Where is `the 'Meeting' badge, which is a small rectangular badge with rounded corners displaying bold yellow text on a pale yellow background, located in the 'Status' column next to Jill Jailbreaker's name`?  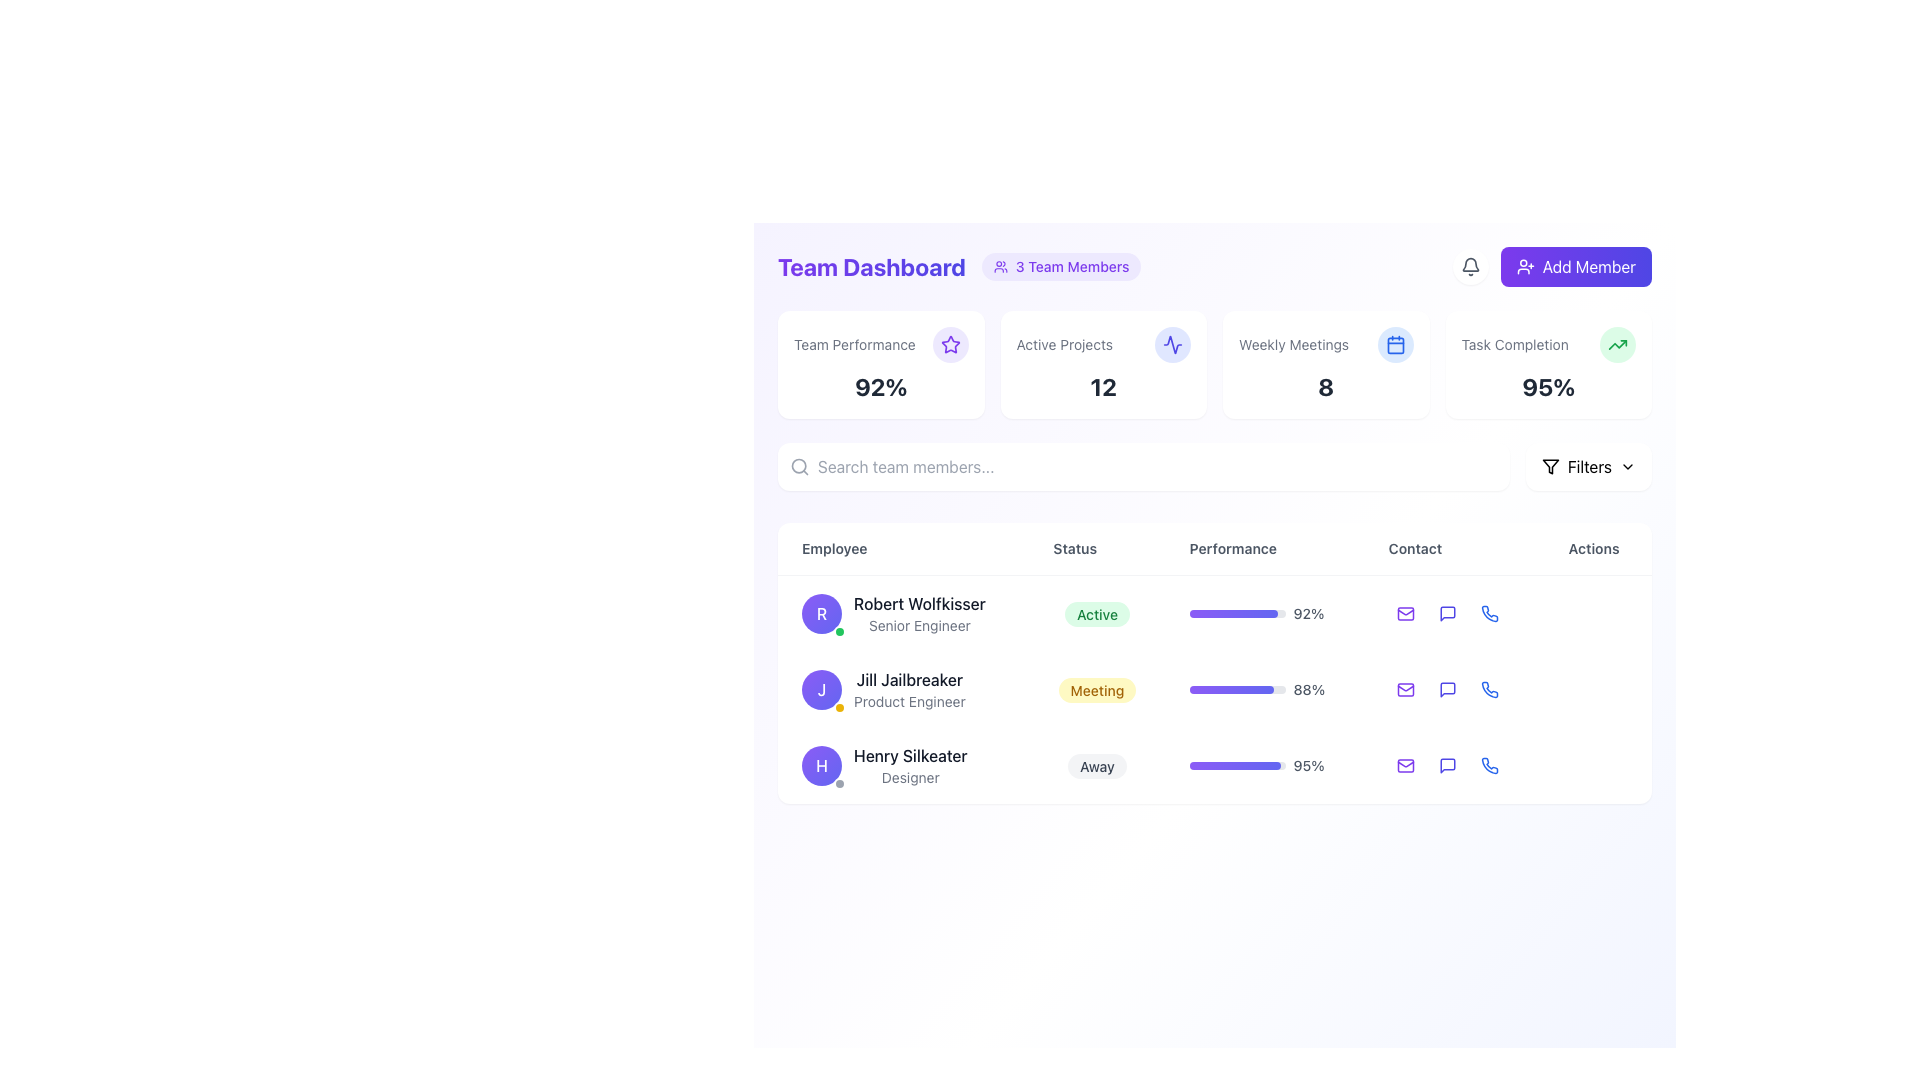
the 'Meeting' badge, which is a small rectangular badge with rounded corners displaying bold yellow text on a pale yellow background, located in the 'Status' column next to Jill Jailbreaker's name is located at coordinates (1096, 689).